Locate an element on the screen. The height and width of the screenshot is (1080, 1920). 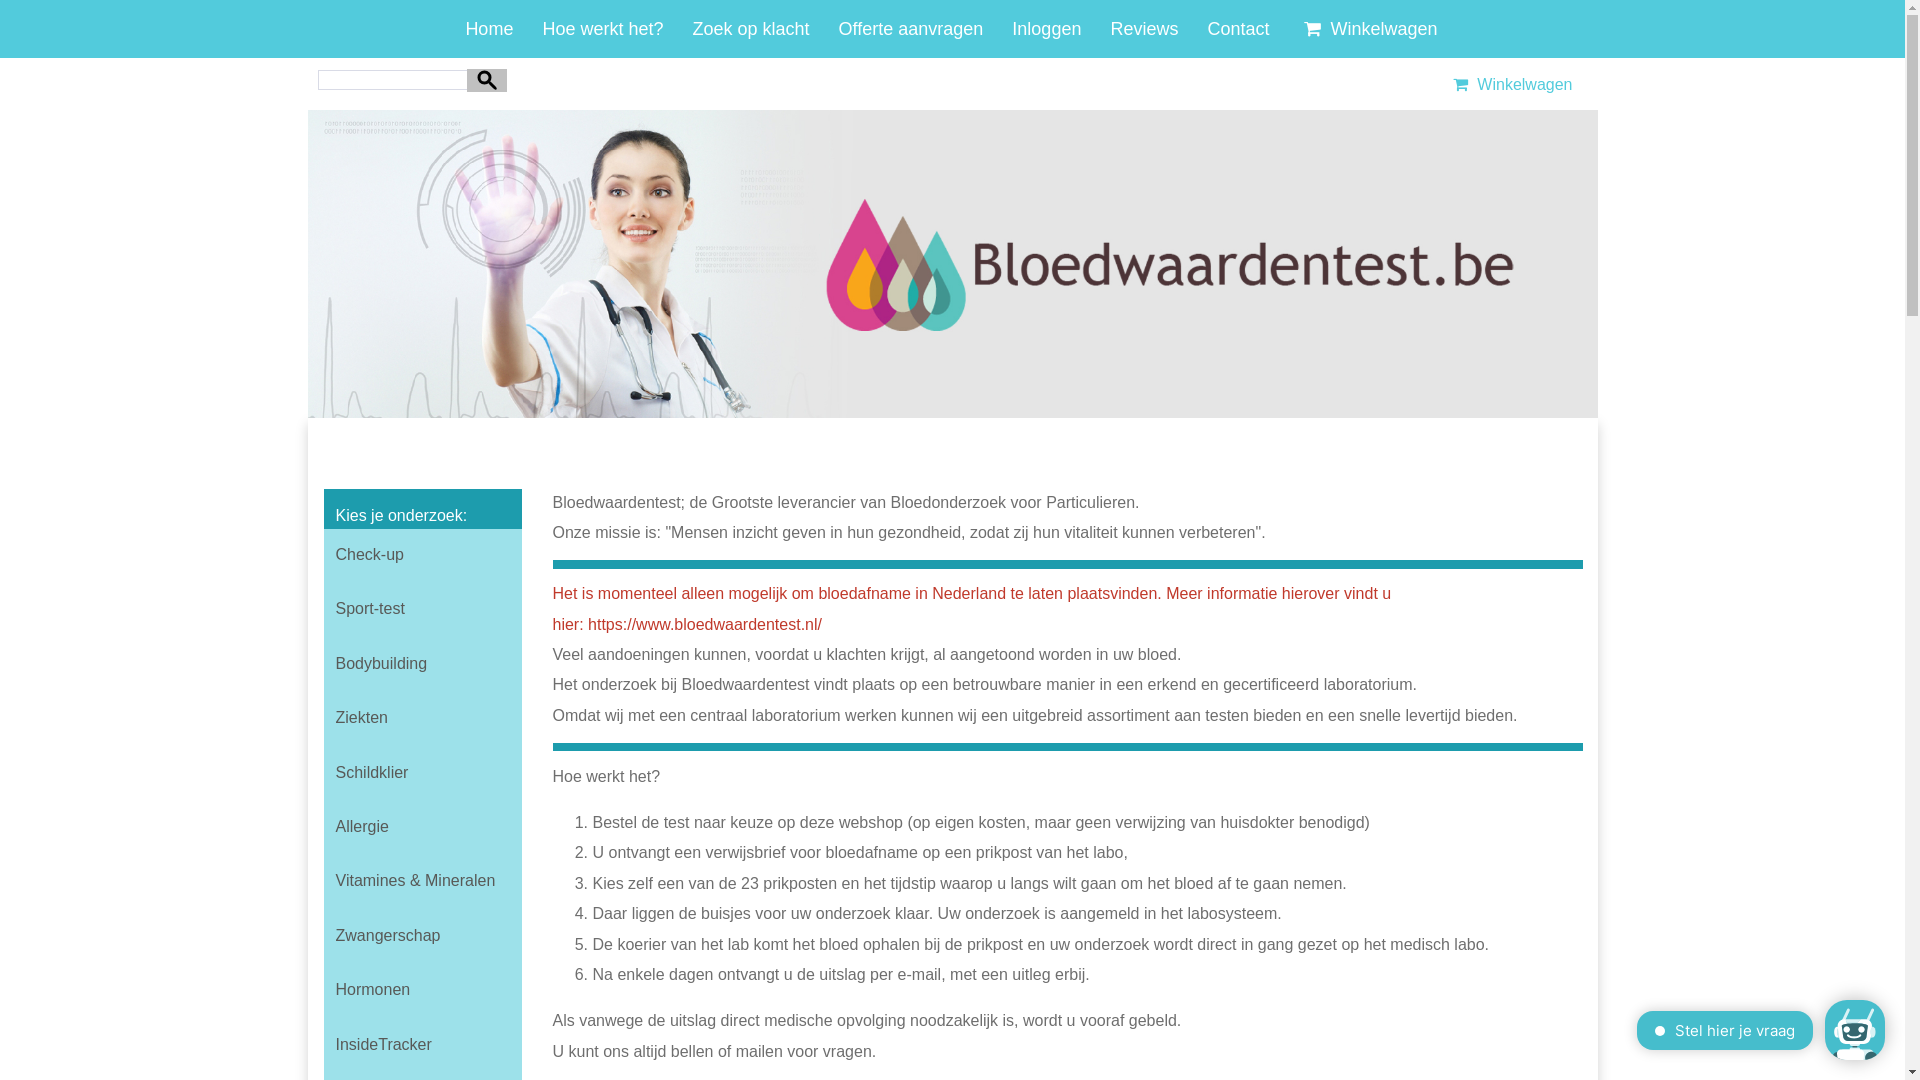
'Bodybuilding' is located at coordinates (421, 663).